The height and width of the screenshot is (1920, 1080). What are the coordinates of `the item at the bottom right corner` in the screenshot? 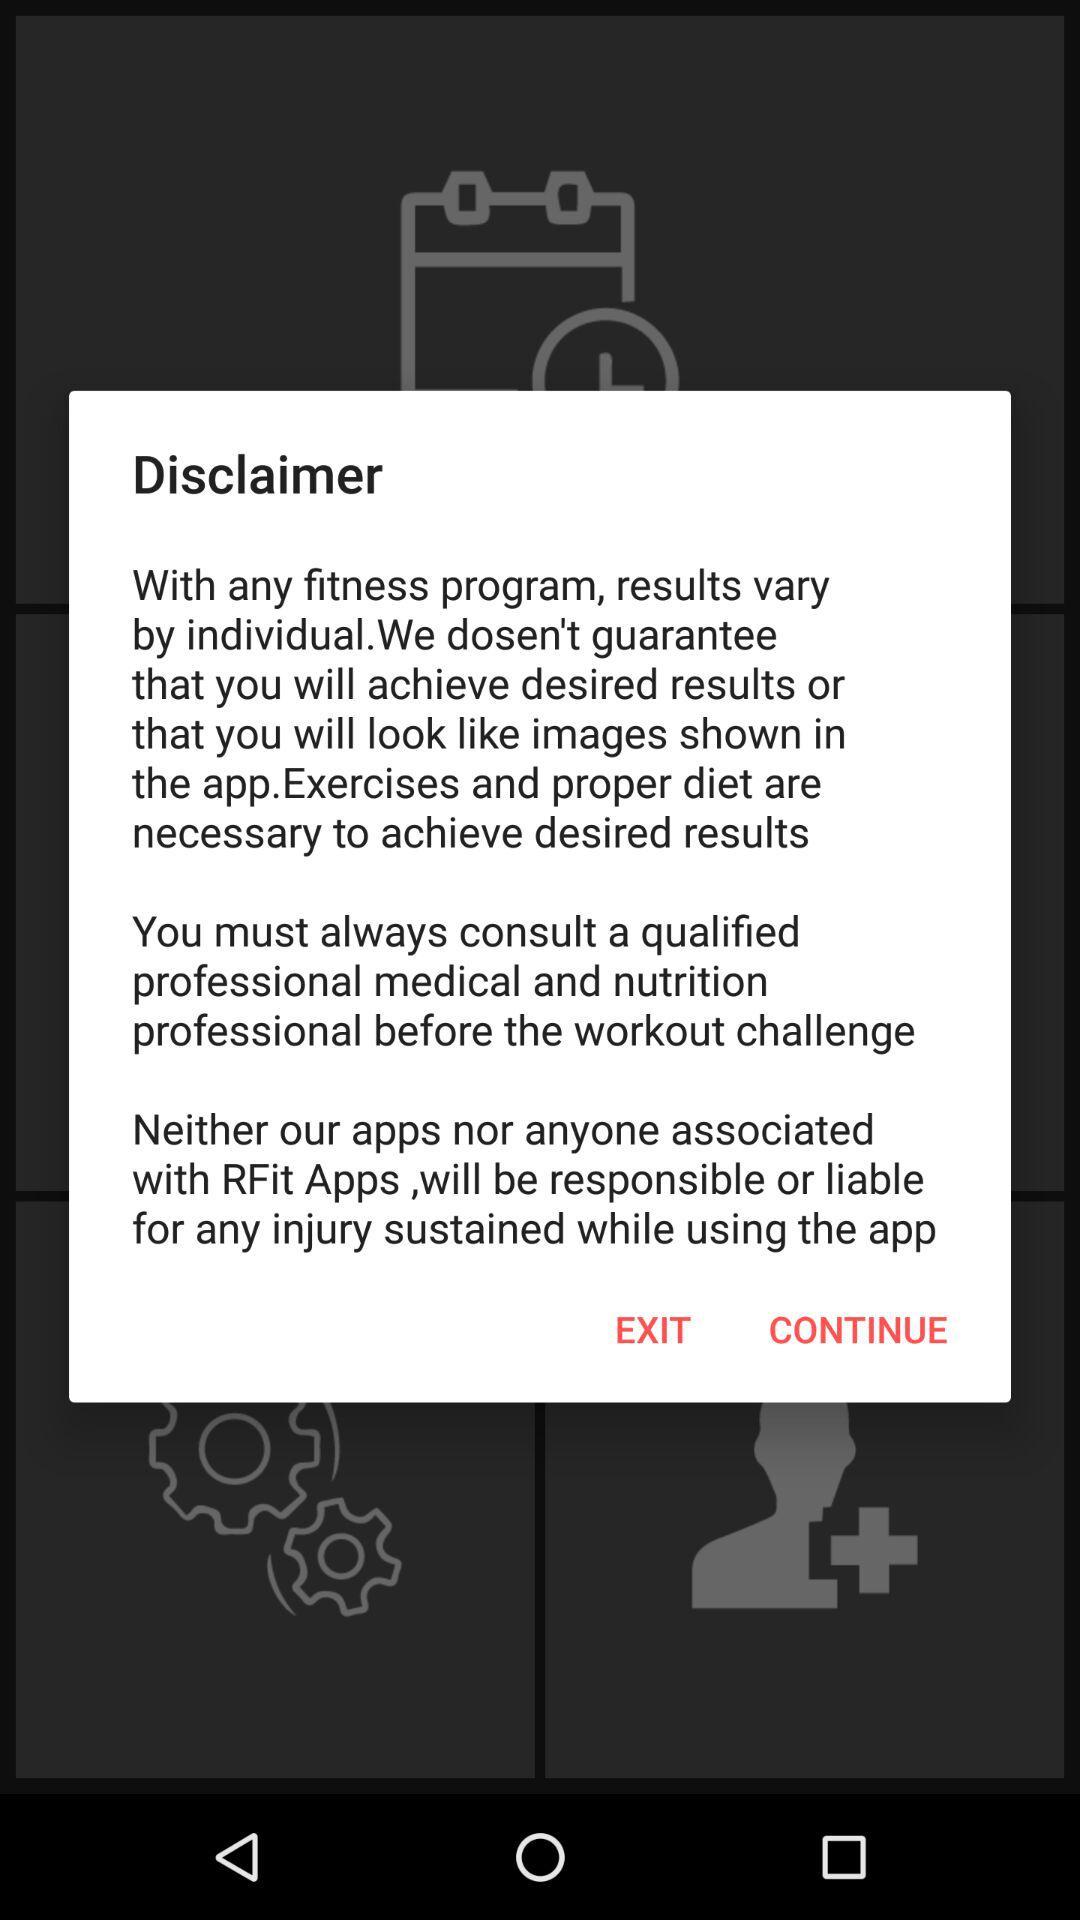 It's located at (857, 1329).